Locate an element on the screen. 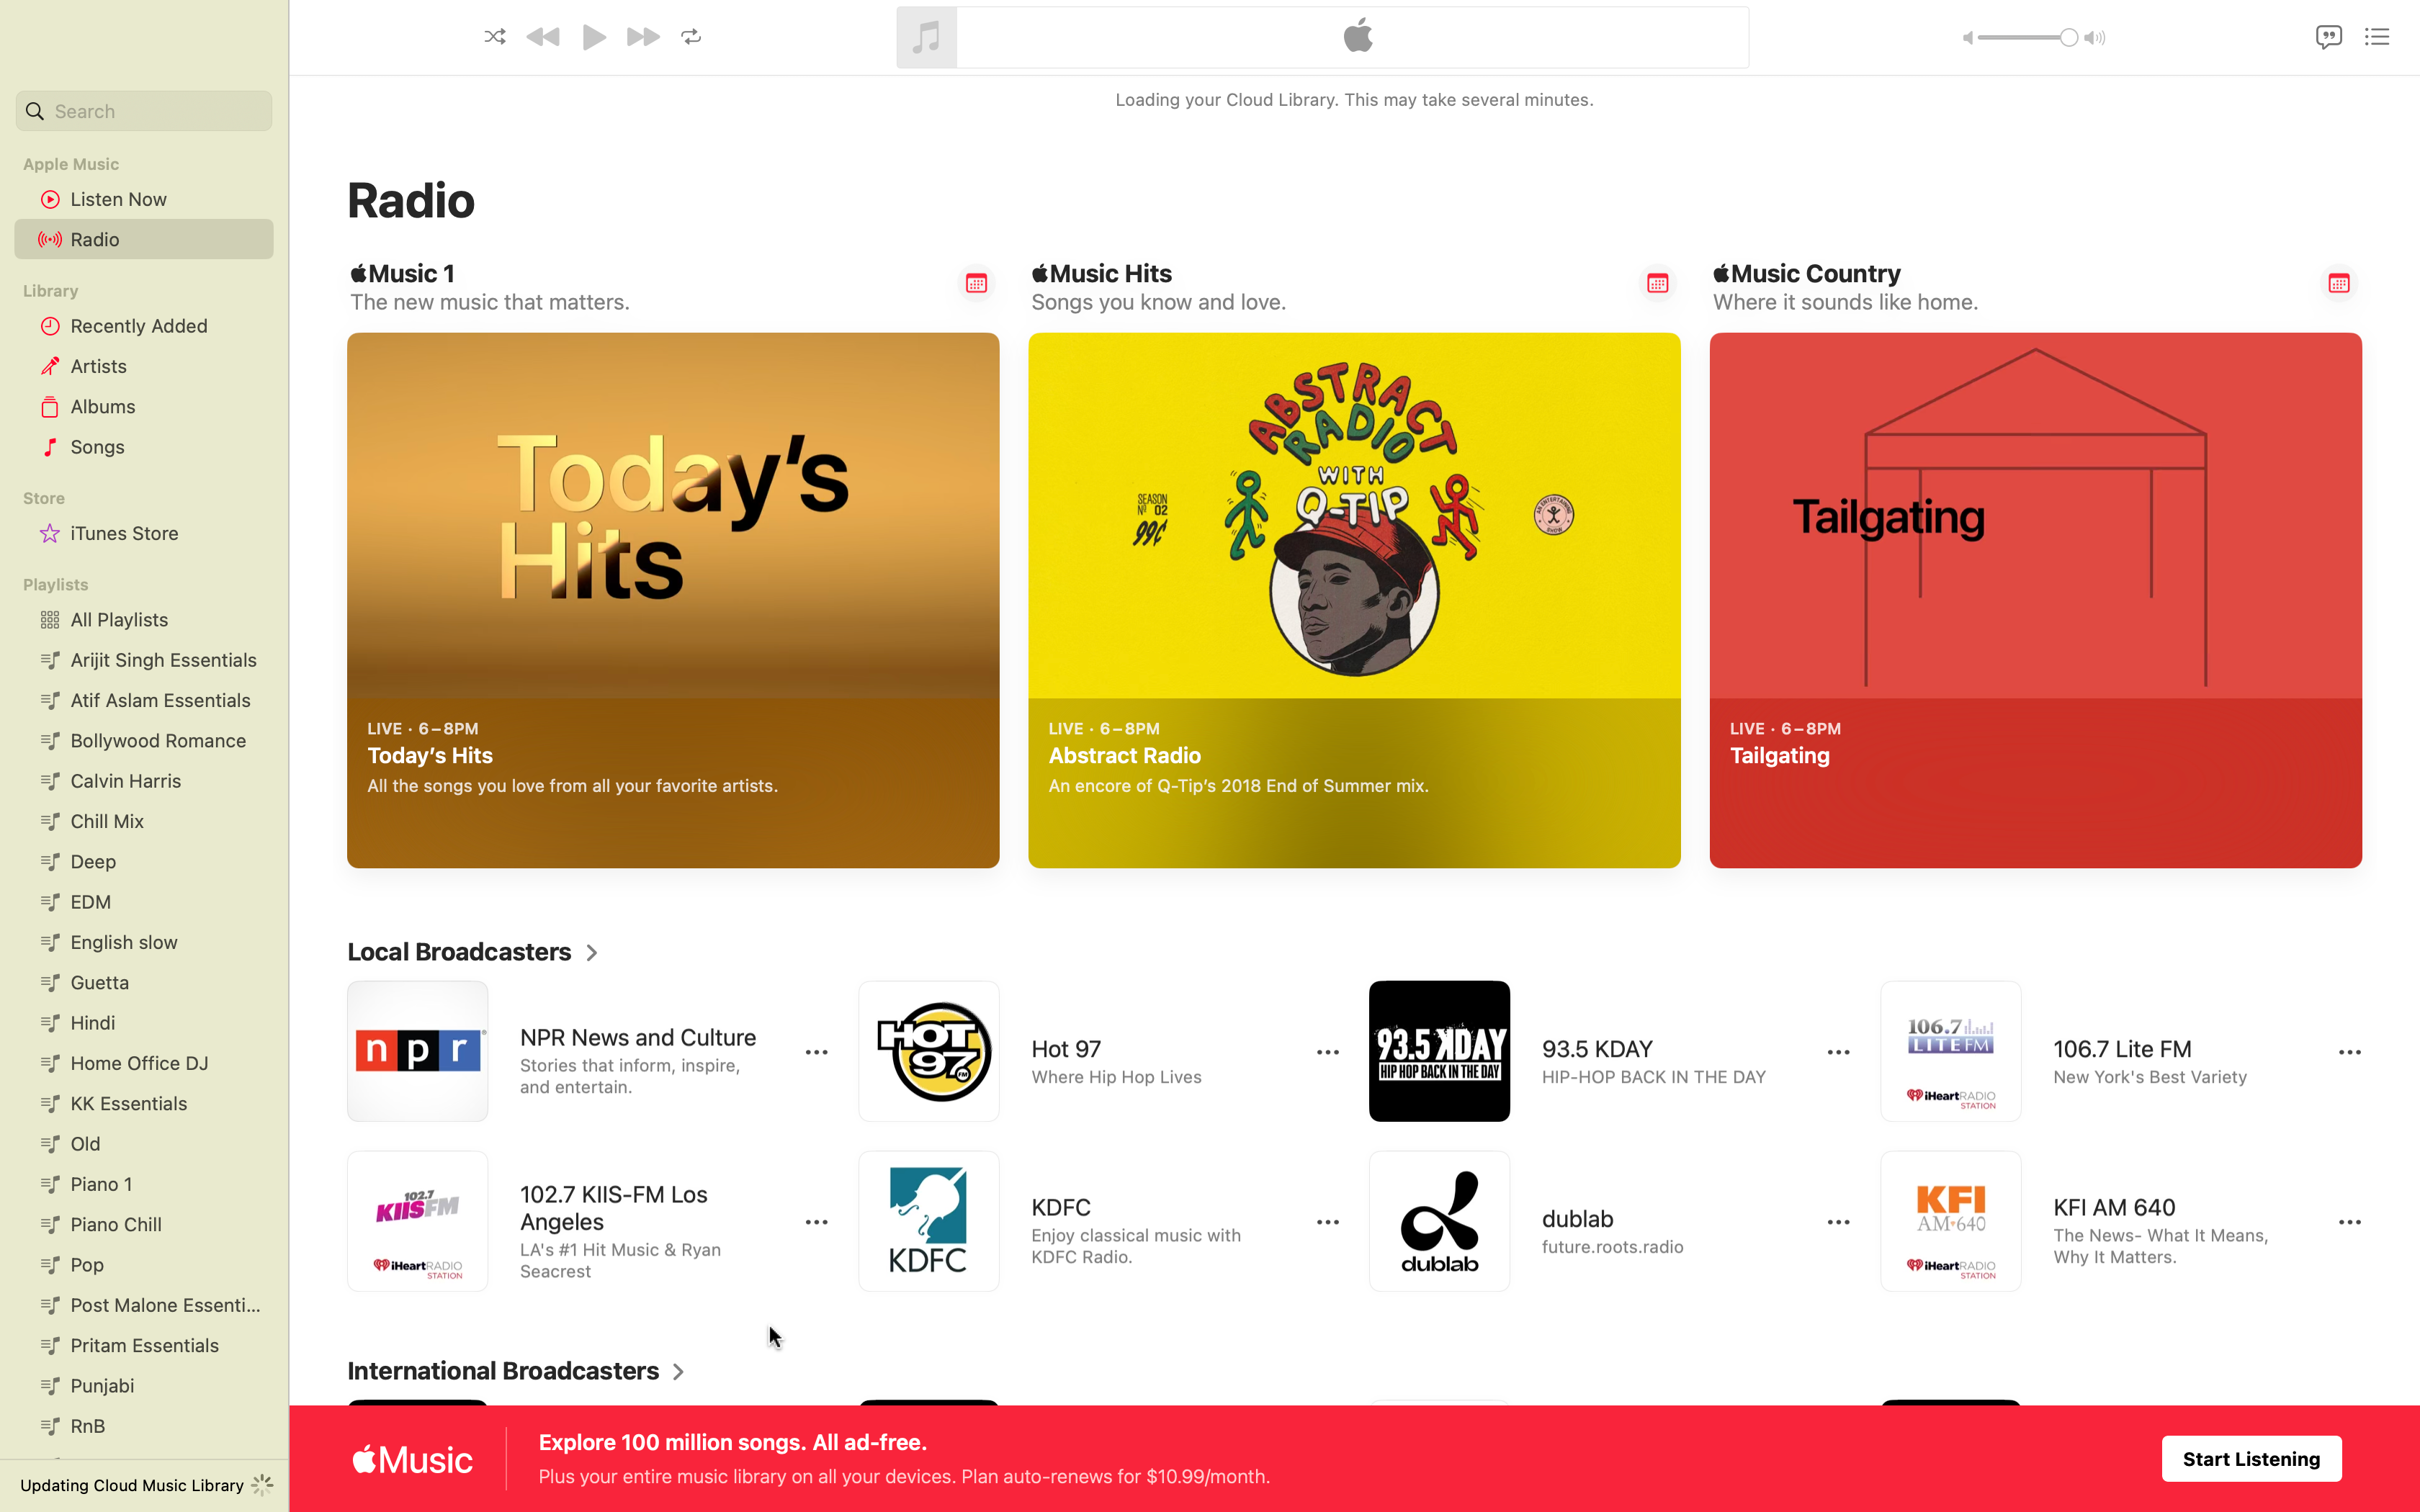 The height and width of the screenshot is (1512, 2420). Opt for unveiling more features for KDFC radio is located at coordinates (1328, 1223).